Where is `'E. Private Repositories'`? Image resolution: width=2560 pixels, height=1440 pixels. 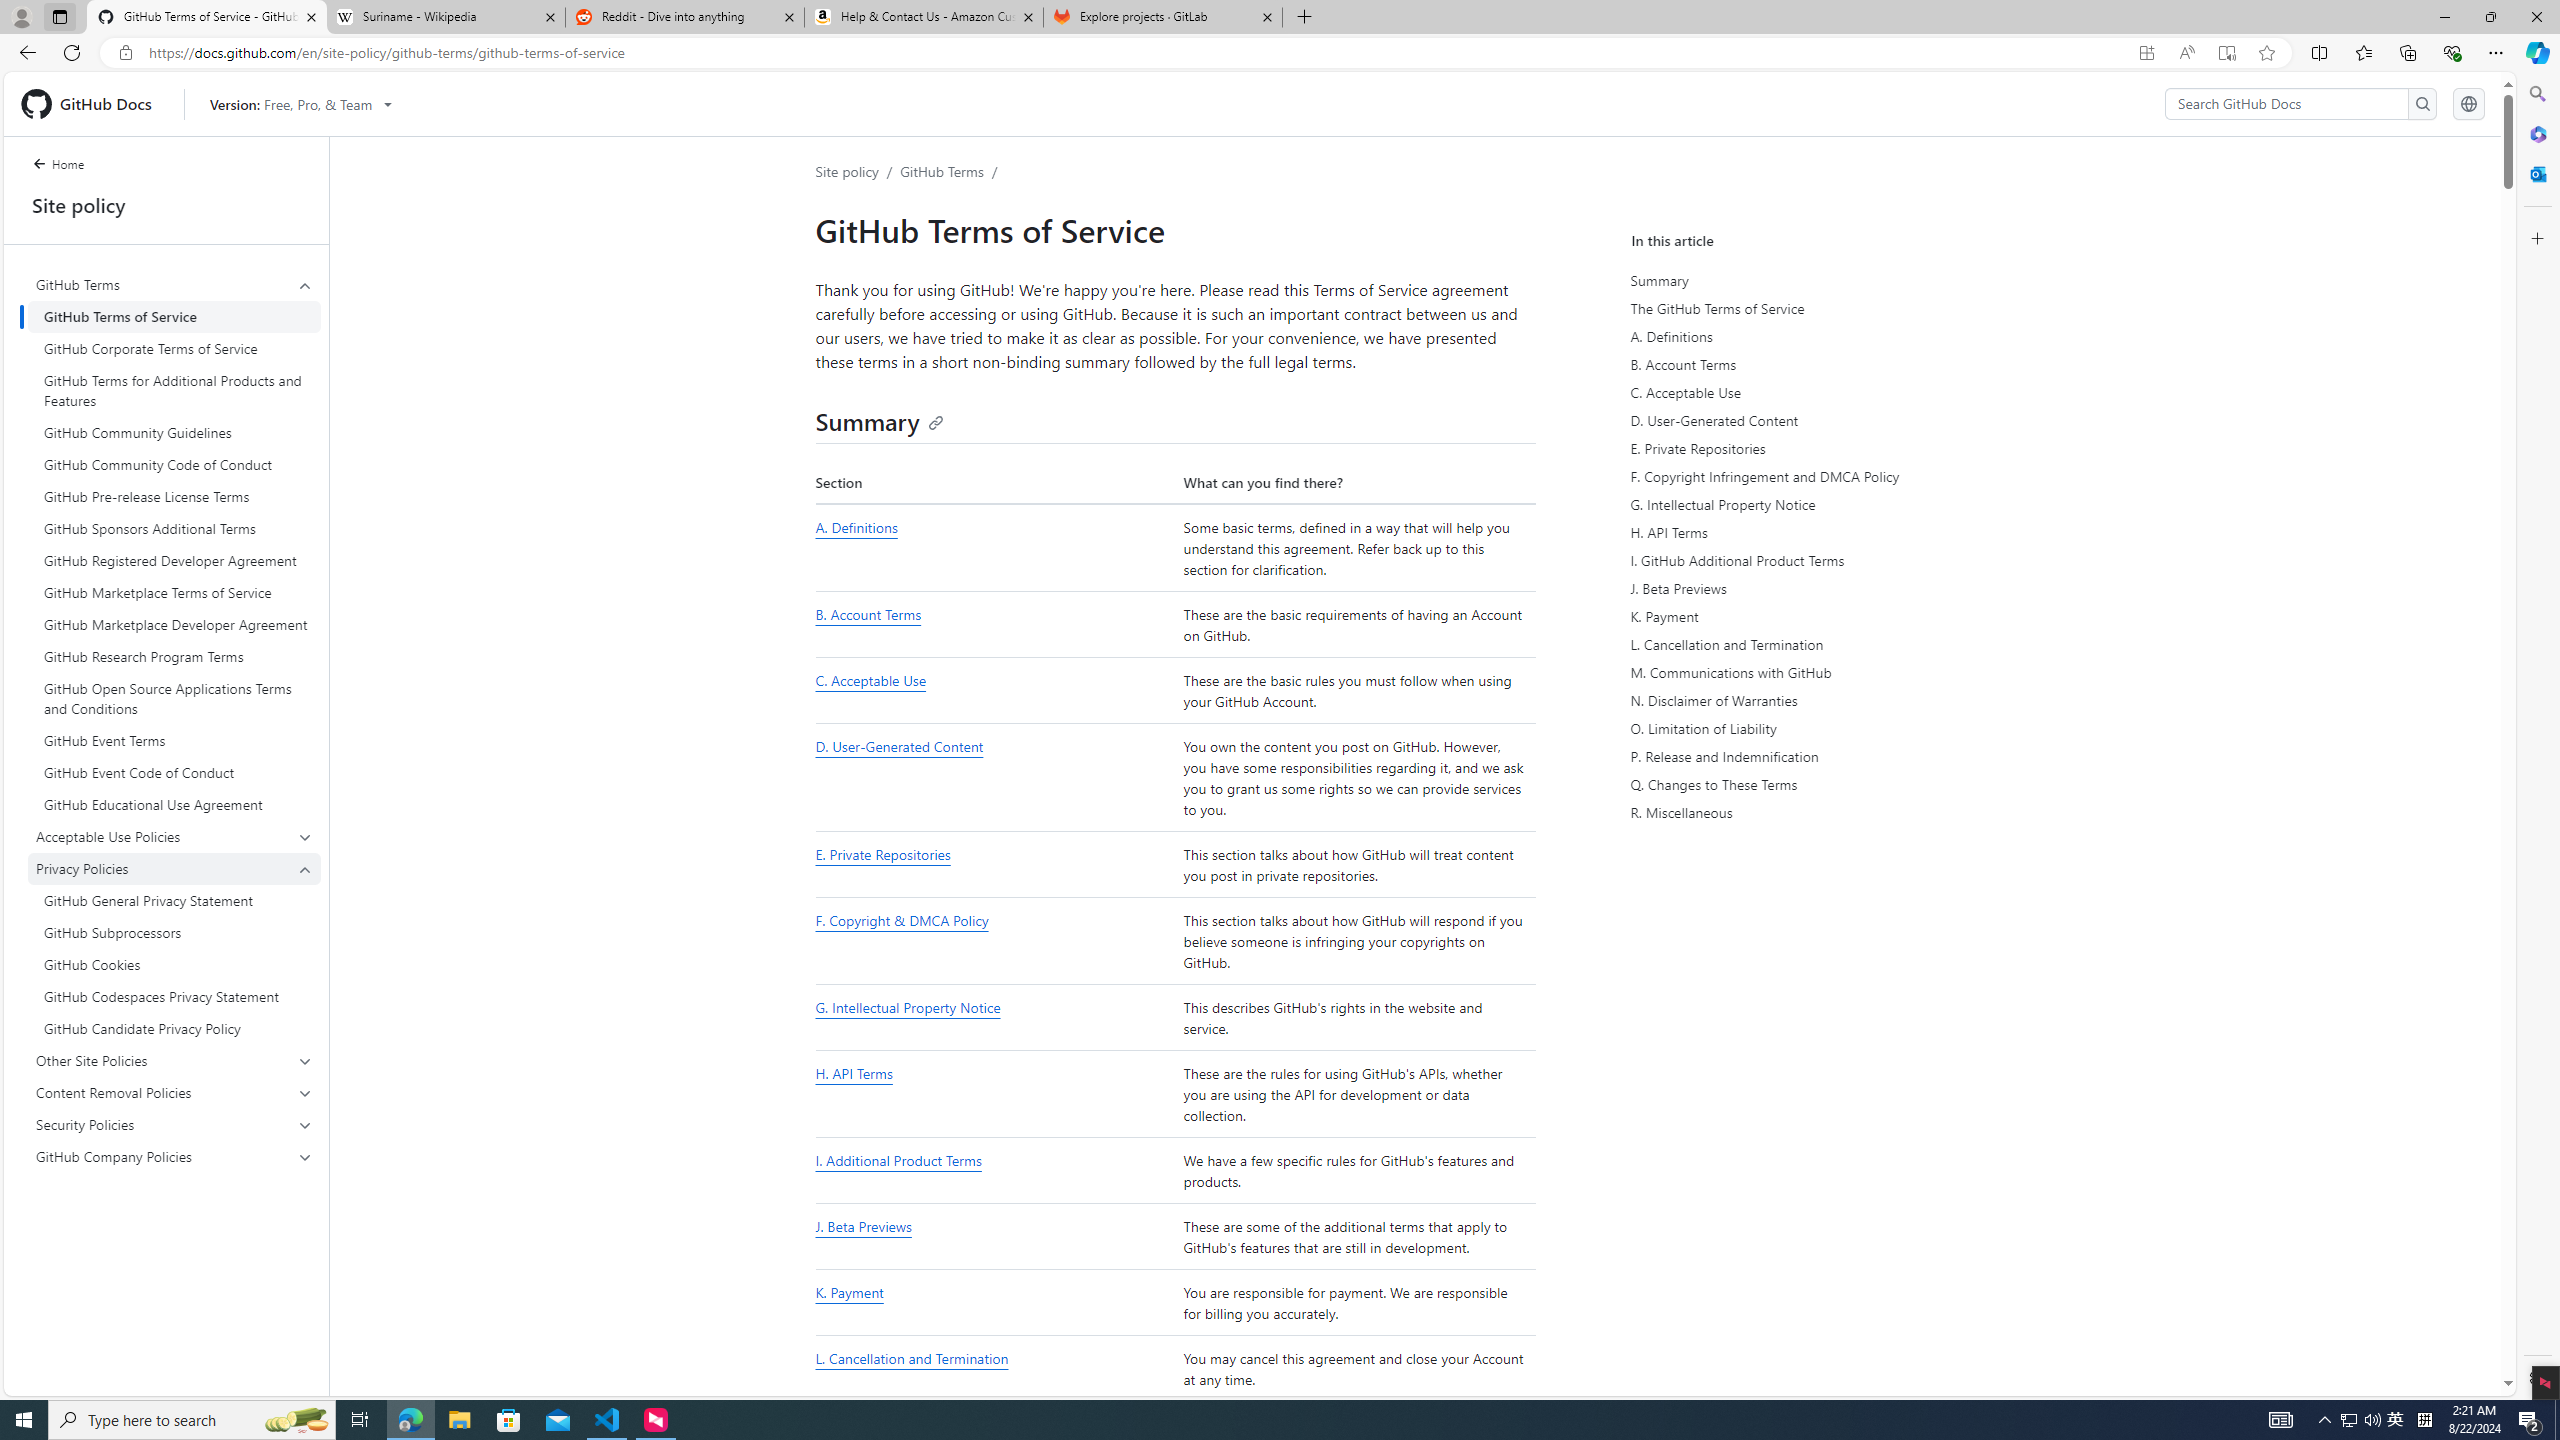
'E. Private Repositories' is located at coordinates (994, 865).